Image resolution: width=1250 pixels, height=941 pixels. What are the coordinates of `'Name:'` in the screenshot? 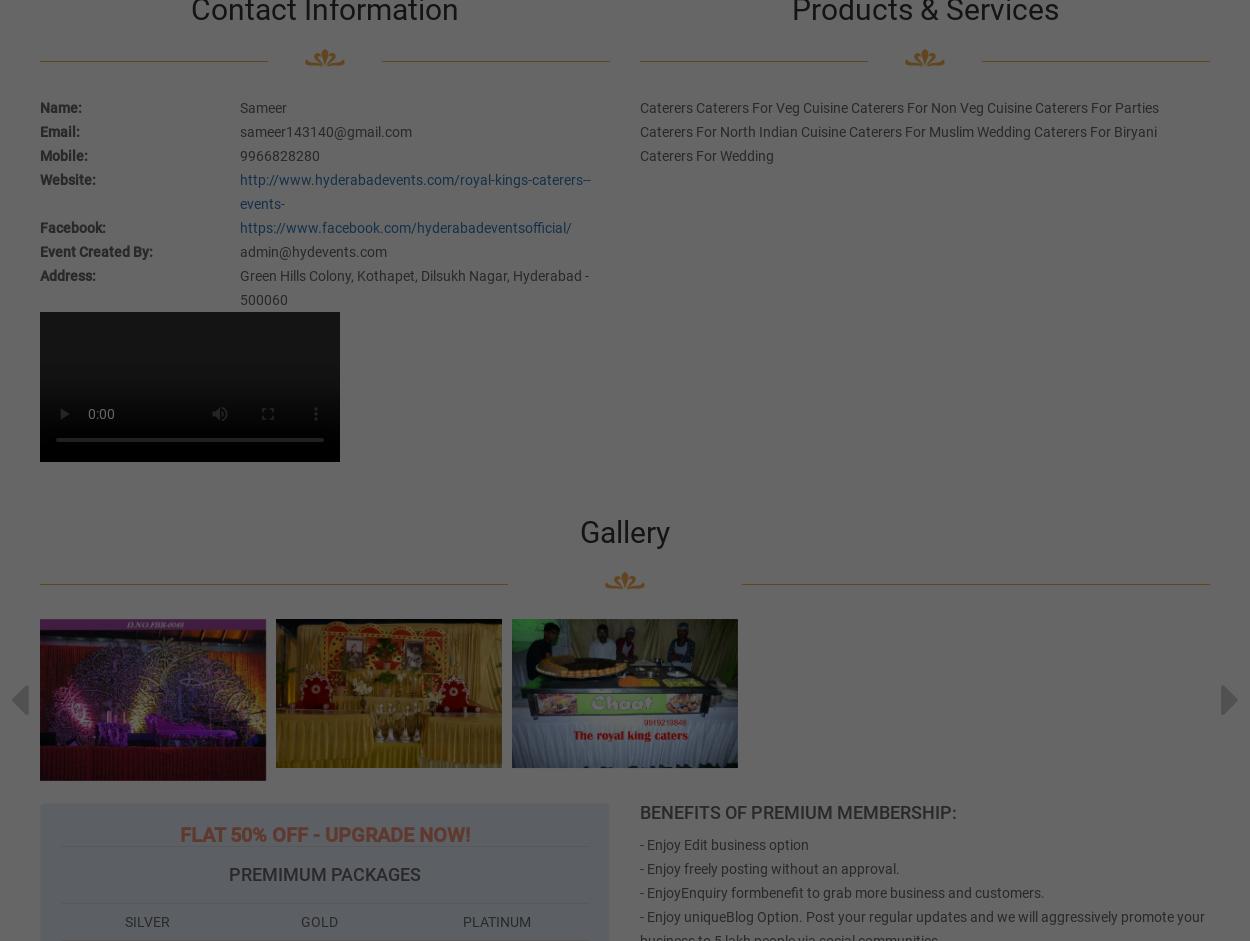 It's located at (61, 106).